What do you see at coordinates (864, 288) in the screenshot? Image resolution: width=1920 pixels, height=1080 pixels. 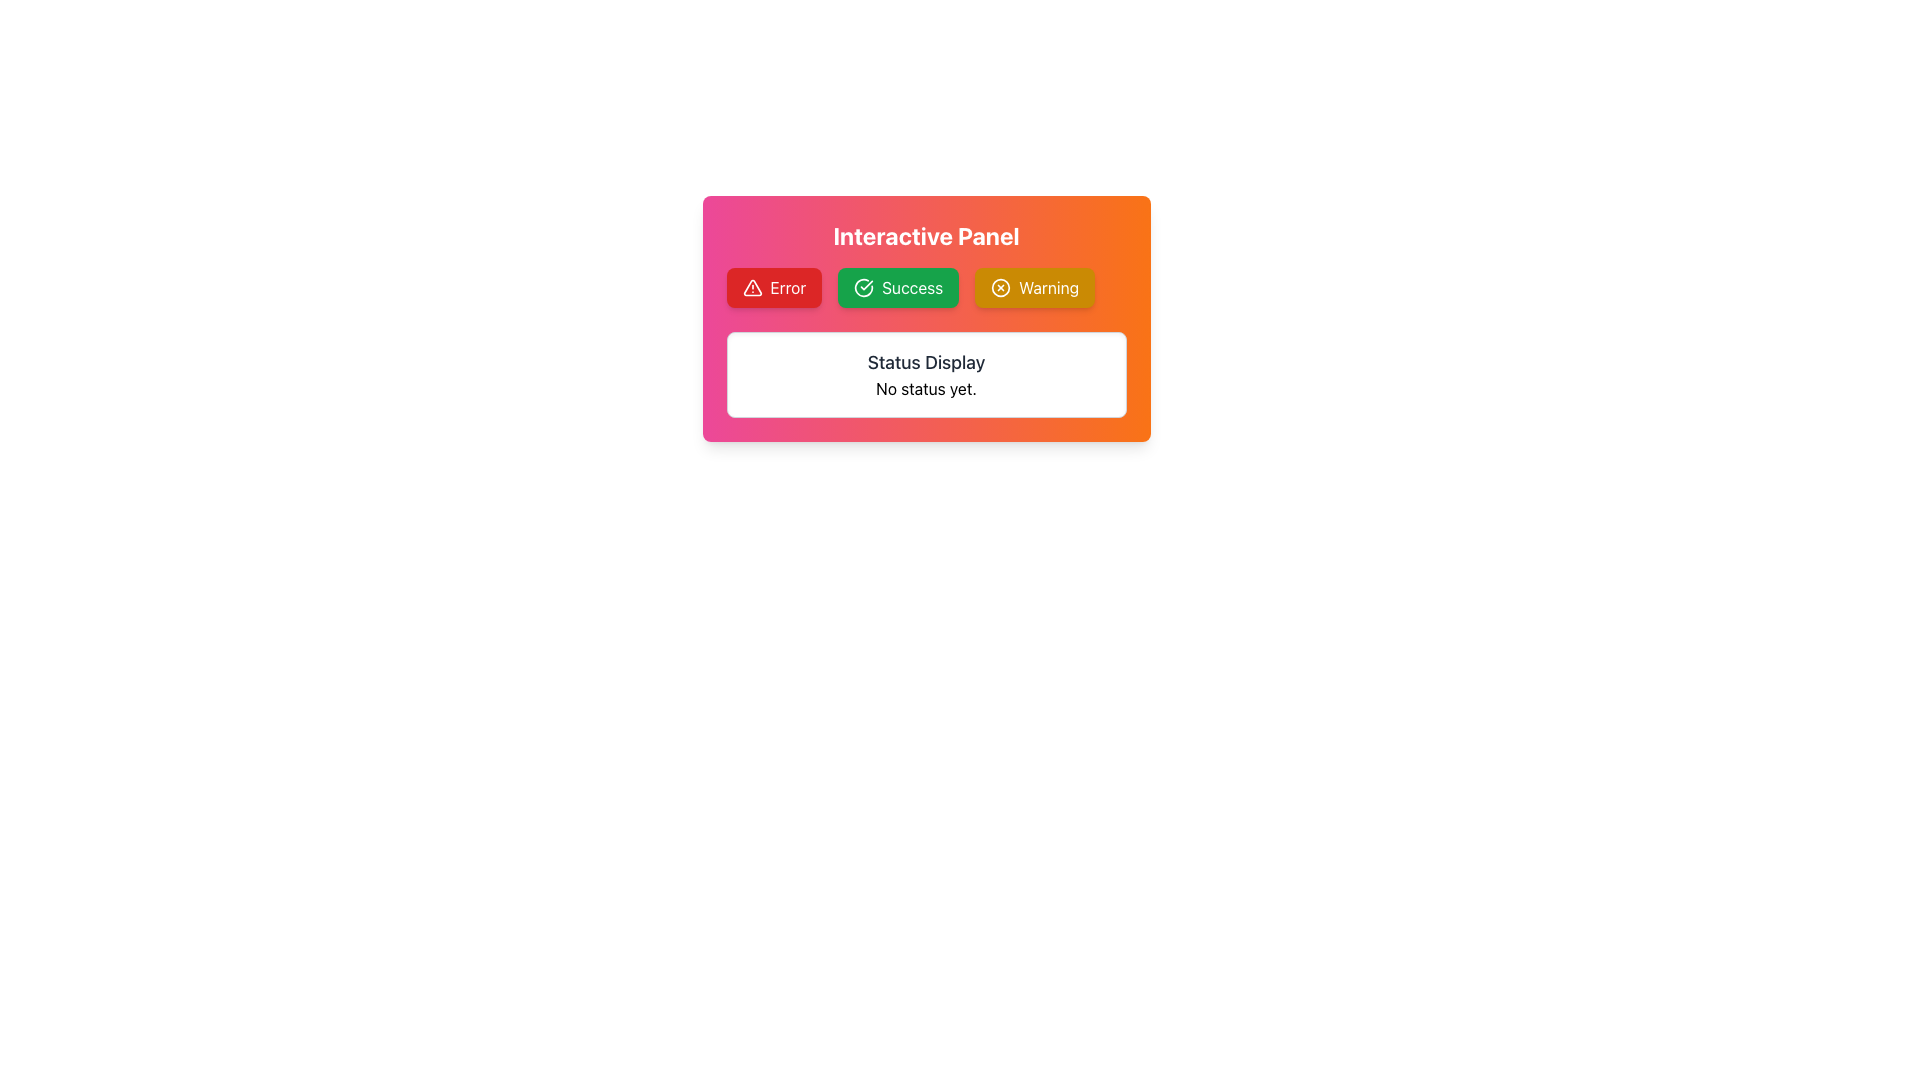 I see `the circular icon with a green outline and a white background that contains a checkmark, indicating a positive action associated with the 'Success' button` at bounding box center [864, 288].